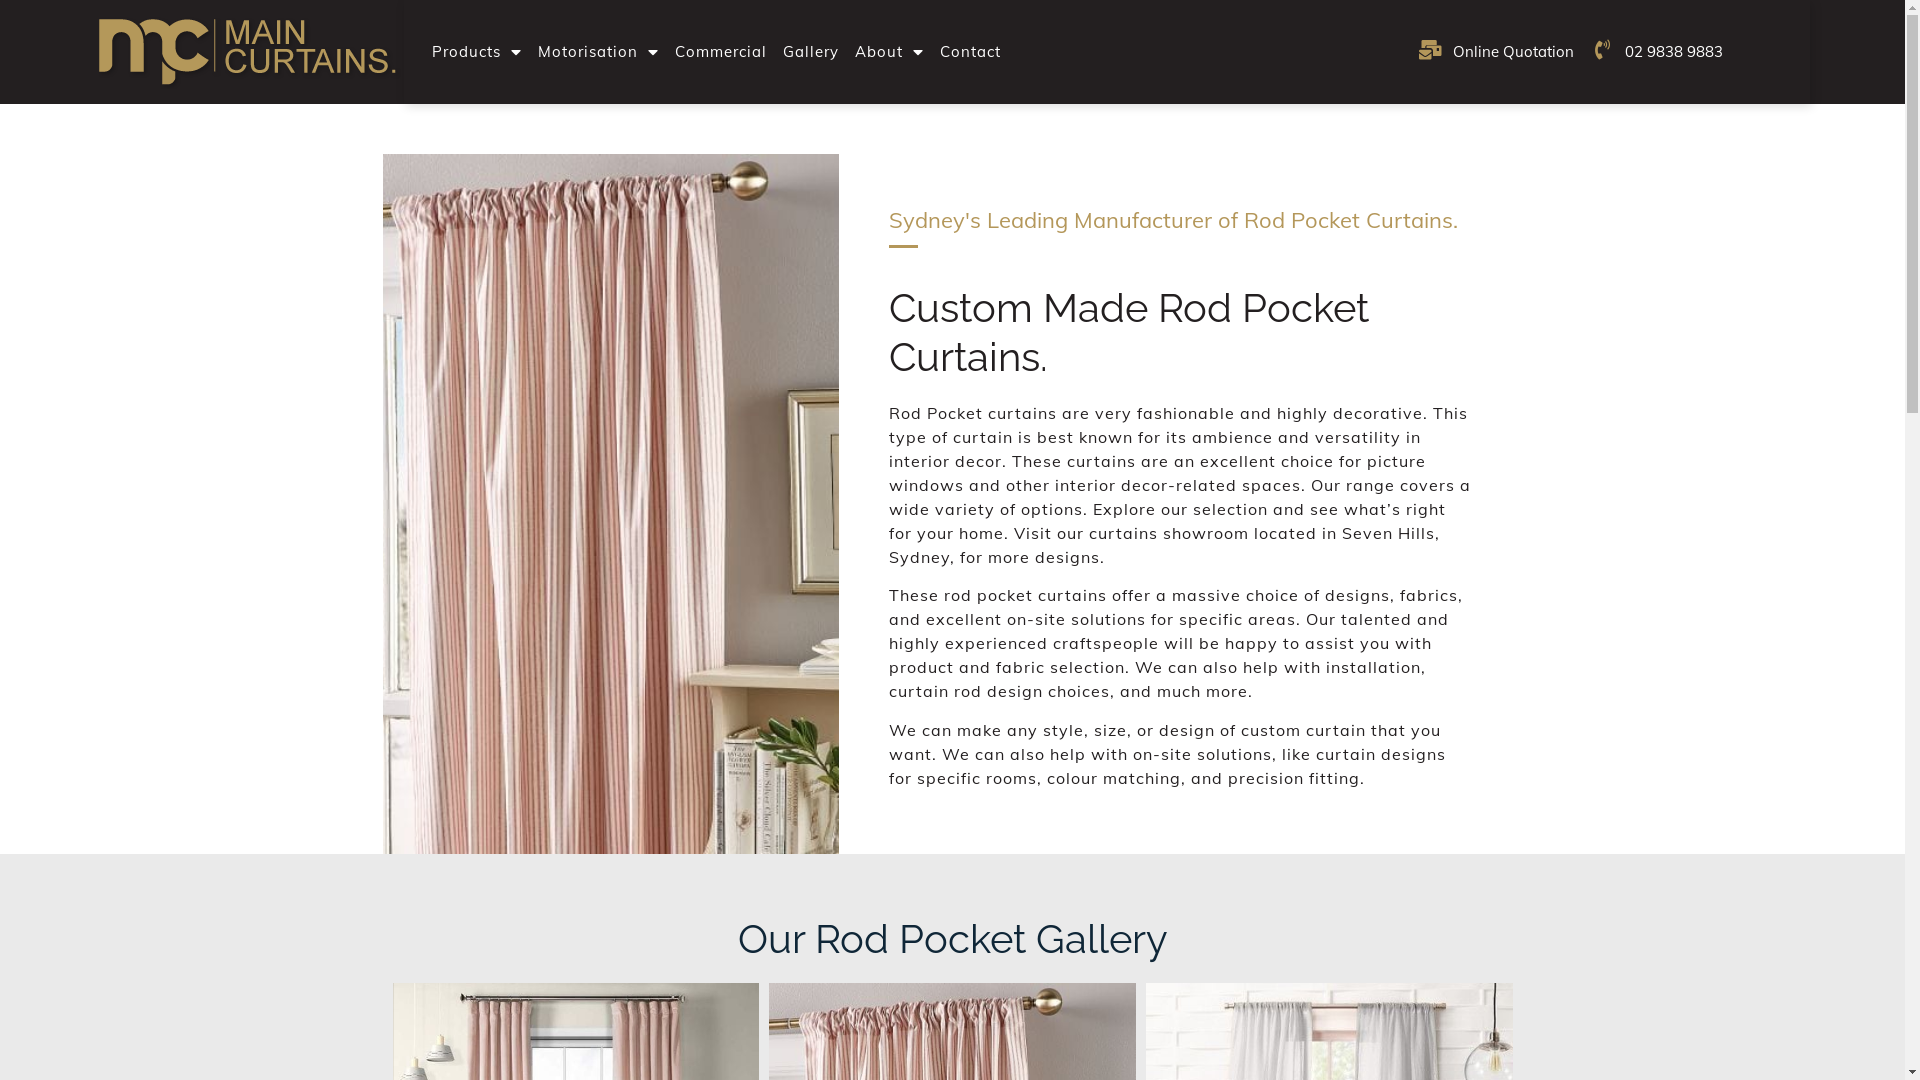 Image resolution: width=1920 pixels, height=1080 pixels. What do you see at coordinates (811, 50) in the screenshot?
I see `'Gallery'` at bounding box center [811, 50].